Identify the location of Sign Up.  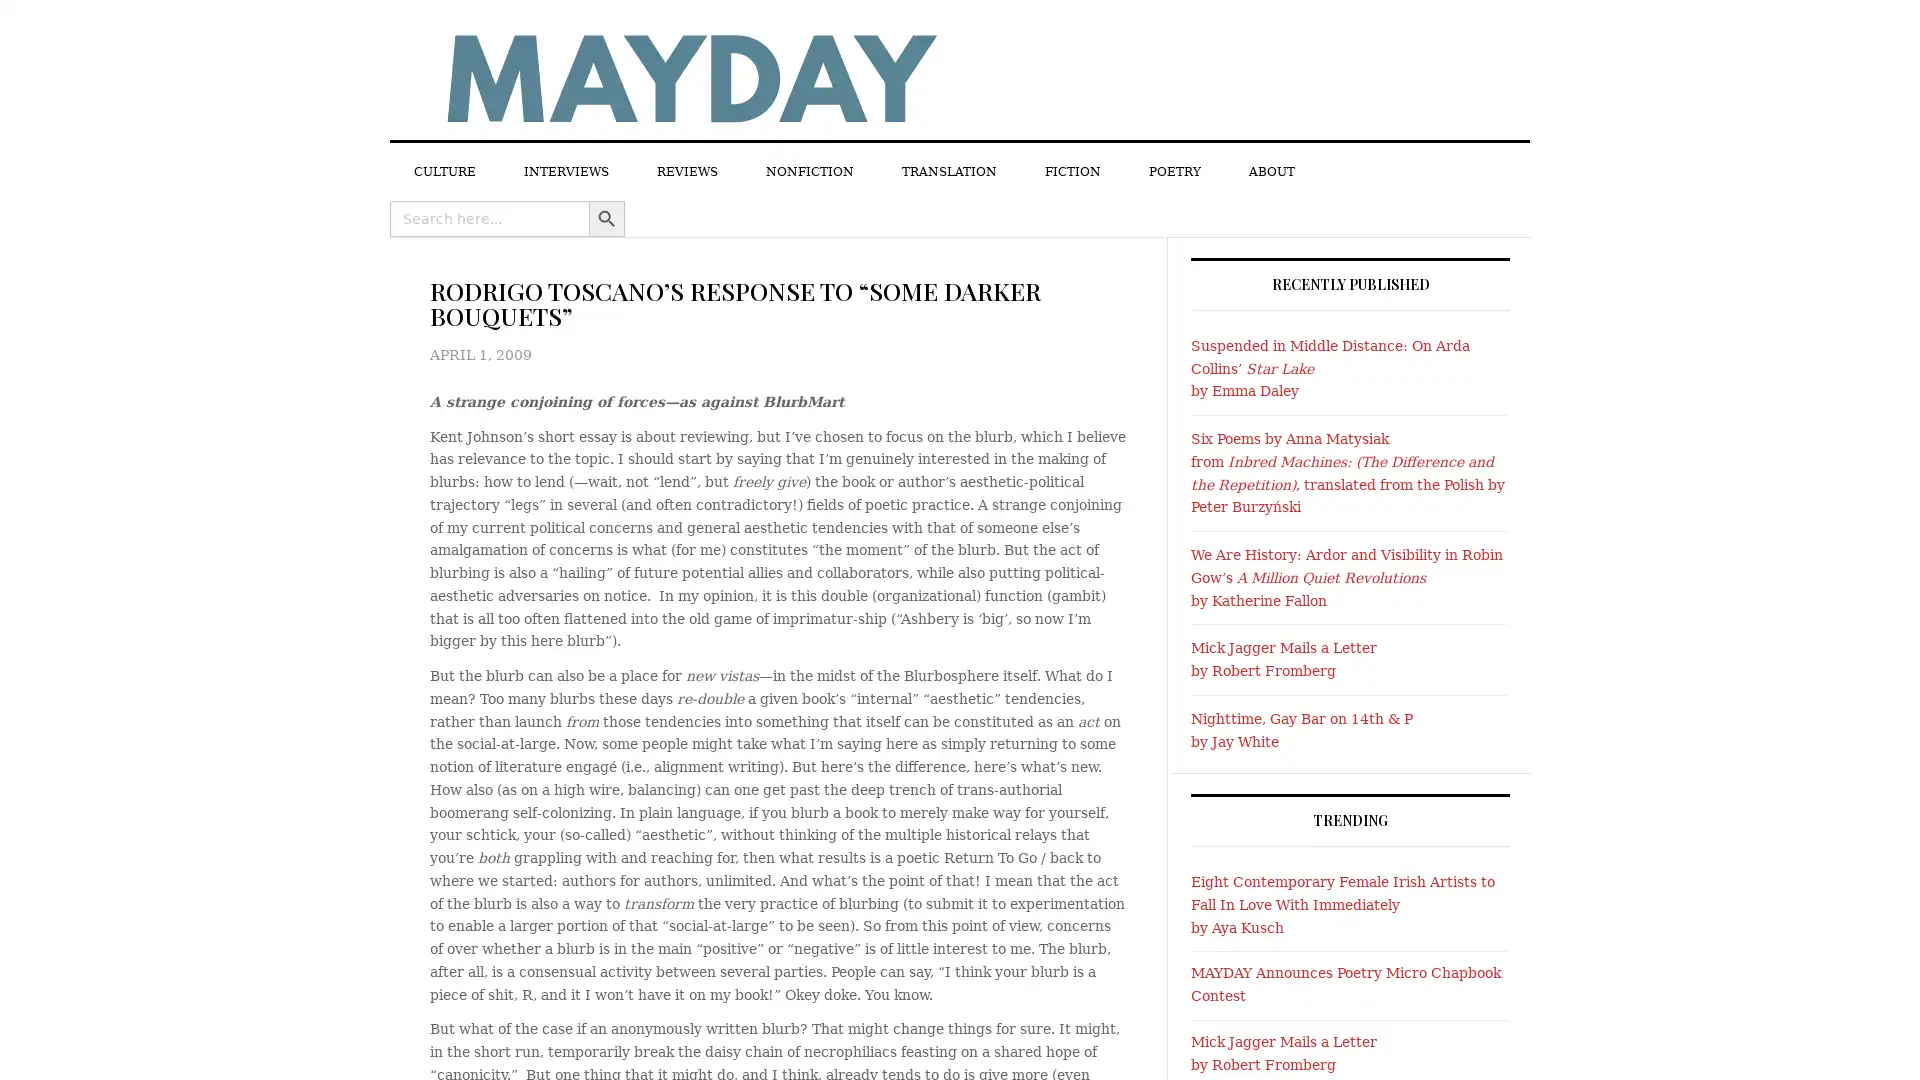
(885, 579).